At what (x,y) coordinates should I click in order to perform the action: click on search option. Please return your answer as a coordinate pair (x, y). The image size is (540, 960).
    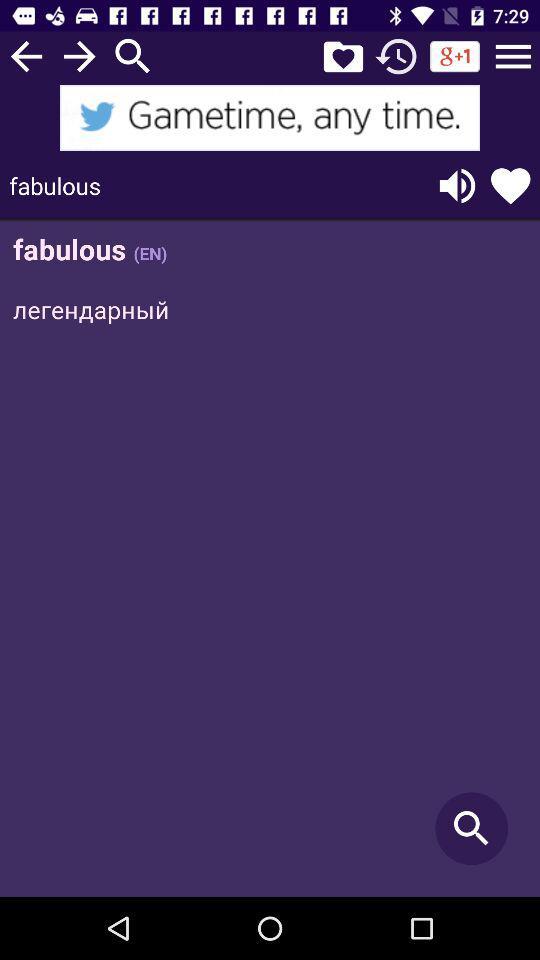
    Looking at the image, I should click on (133, 55).